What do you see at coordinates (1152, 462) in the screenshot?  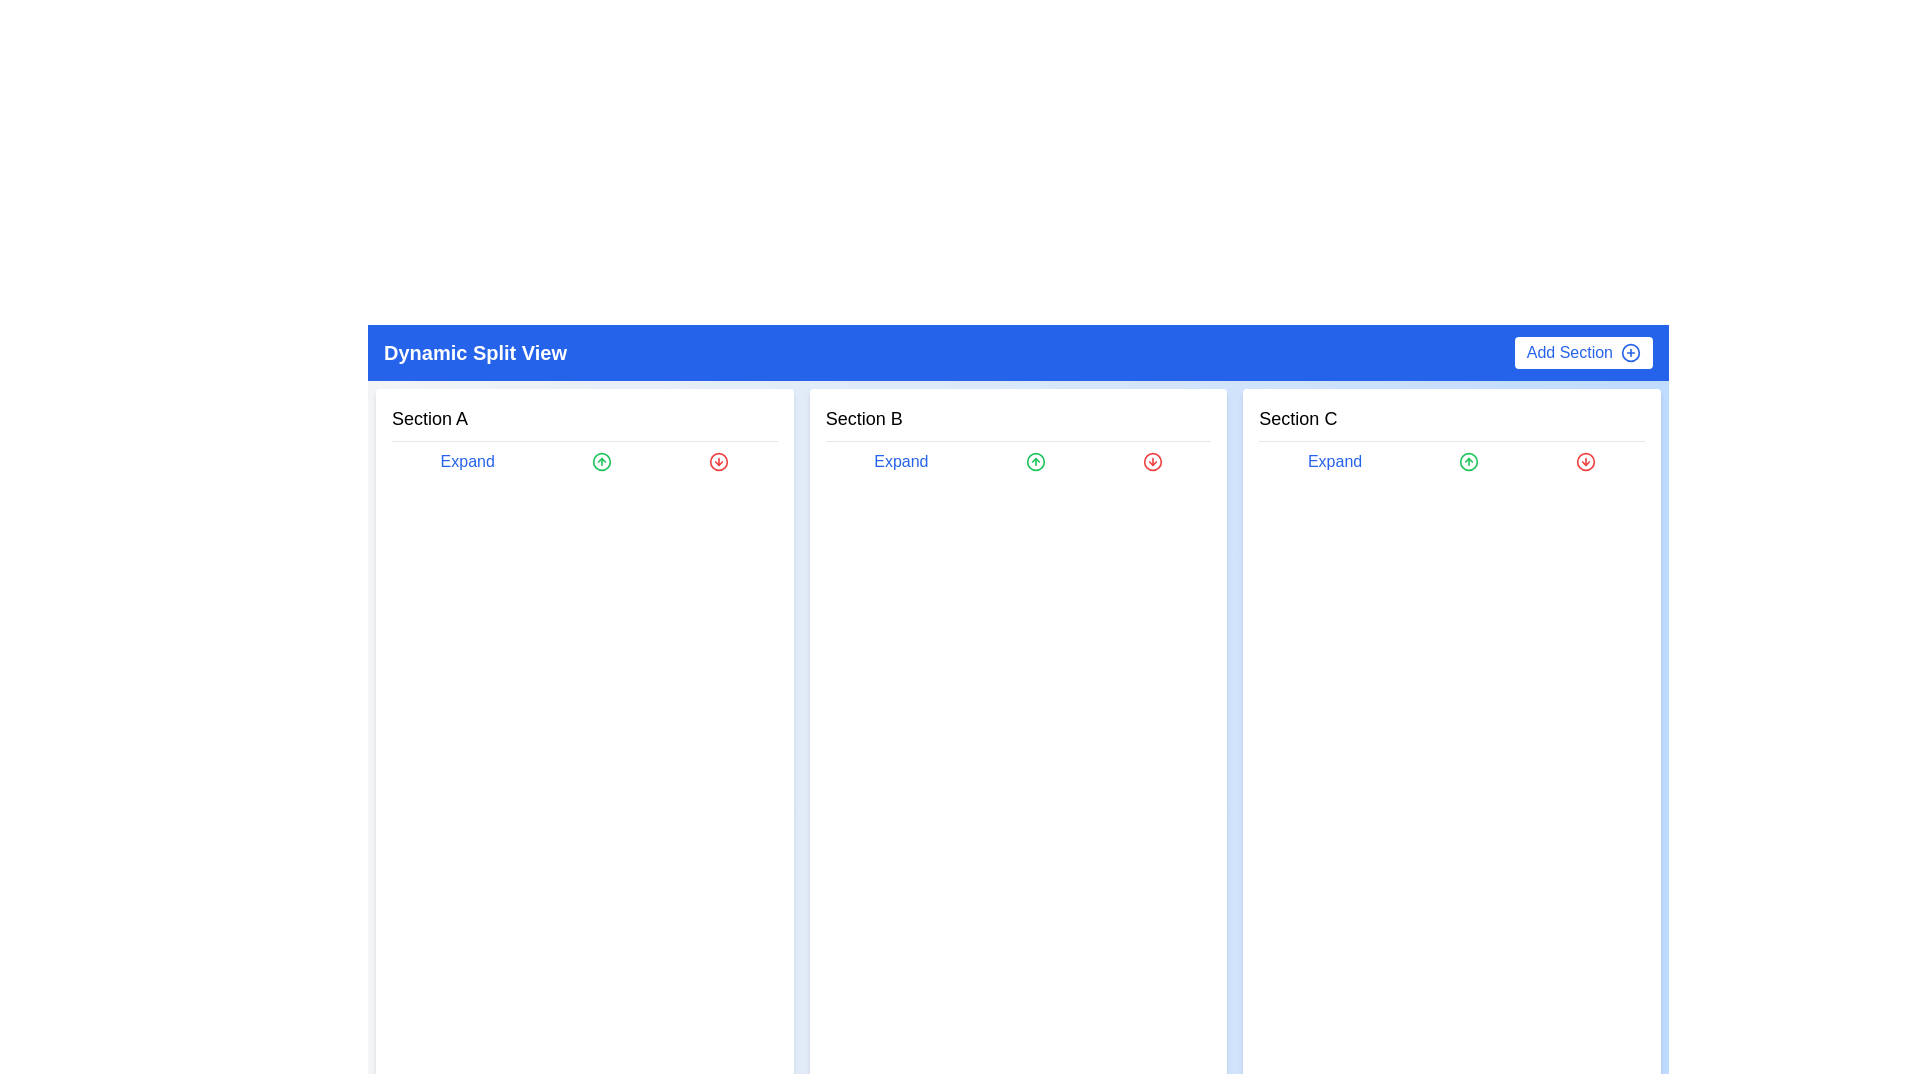 I see `the red circular icon in 'Section B'` at bounding box center [1152, 462].